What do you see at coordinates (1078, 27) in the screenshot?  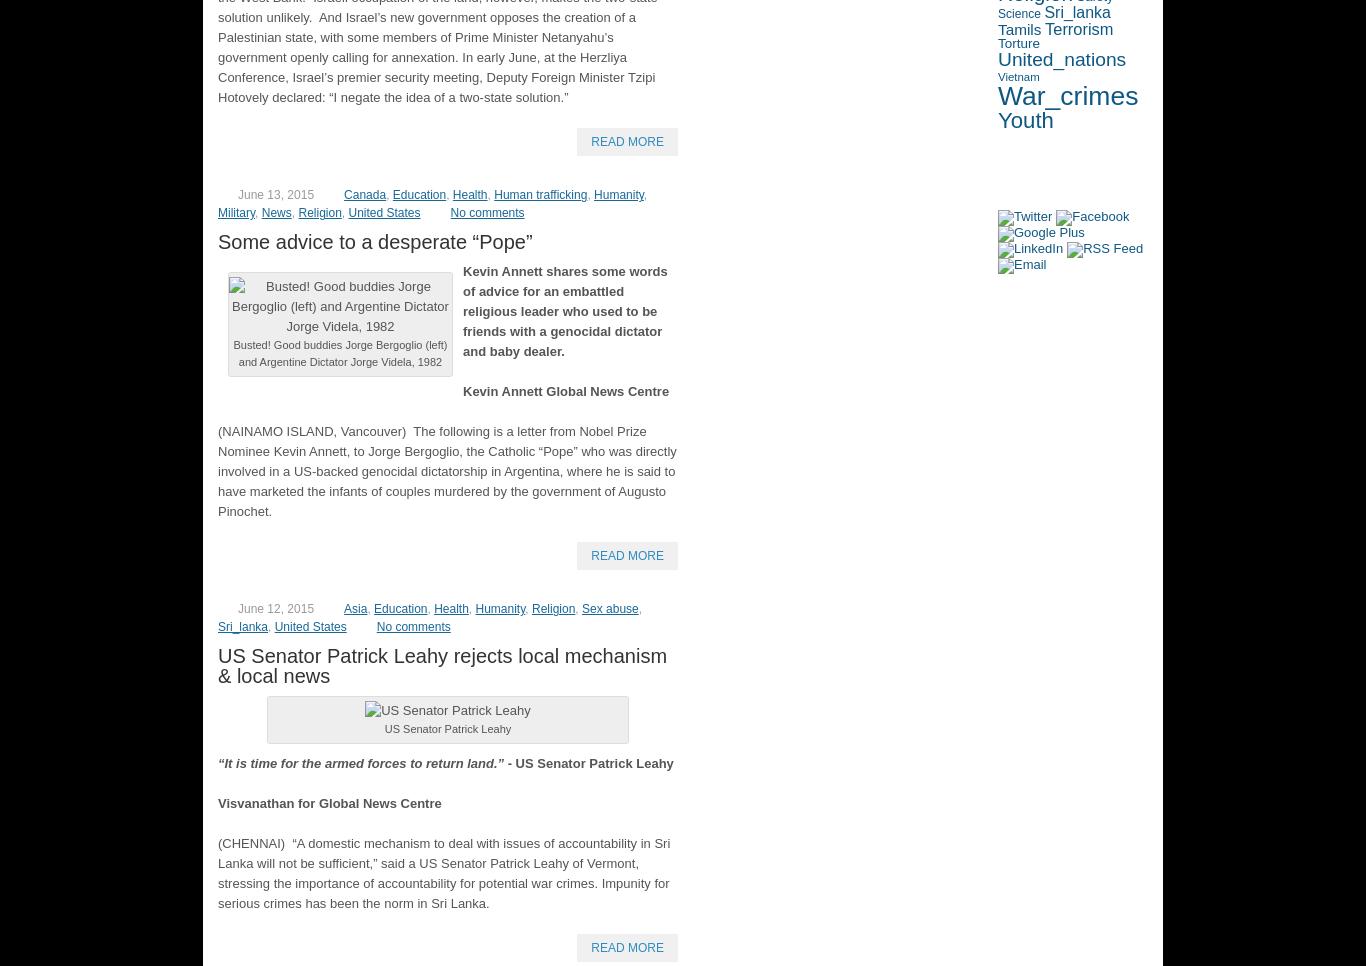 I see `'Terrorism'` at bounding box center [1078, 27].